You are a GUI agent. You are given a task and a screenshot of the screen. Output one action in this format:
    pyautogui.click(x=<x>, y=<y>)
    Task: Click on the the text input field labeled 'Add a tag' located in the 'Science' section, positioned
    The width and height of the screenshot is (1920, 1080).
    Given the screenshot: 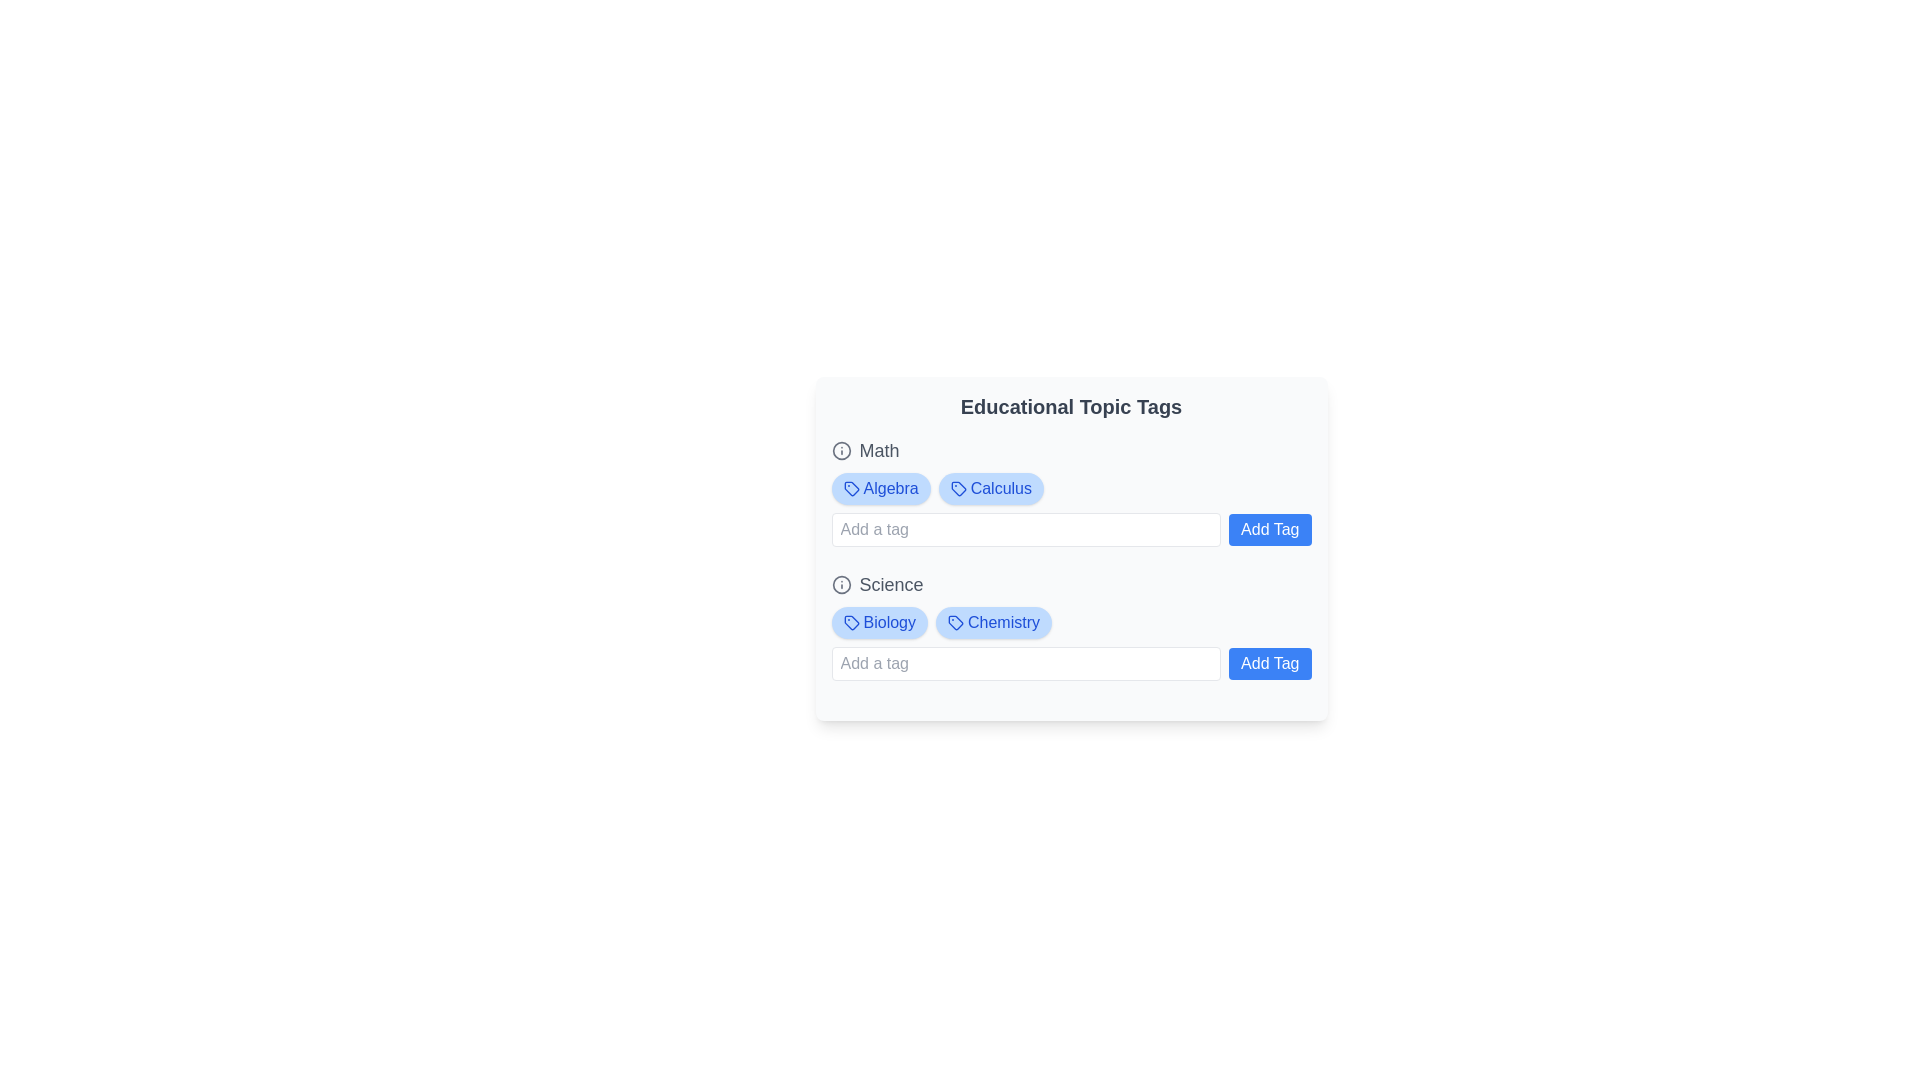 What is the action you would take?
    pyautogui.click(x=1026, y=663)
    